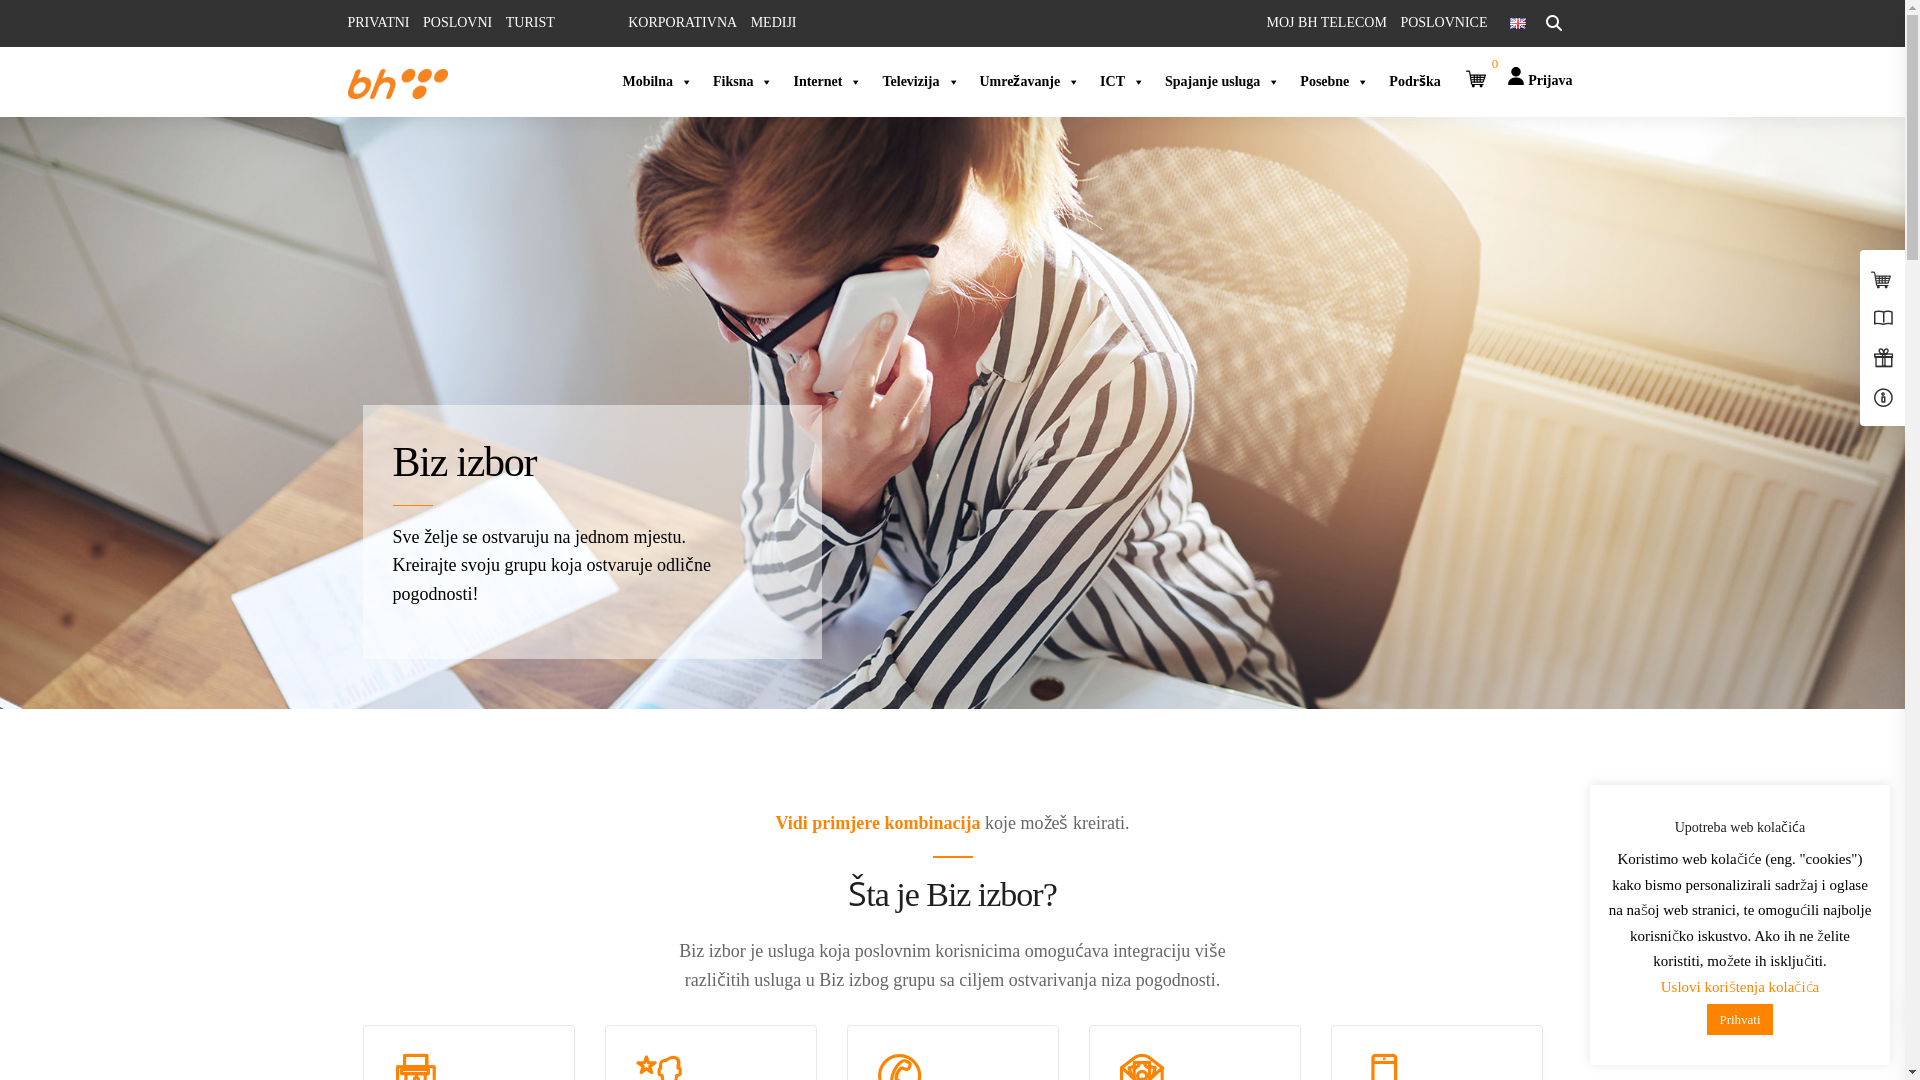 The width and height of the screenshot is (1920, 1080). I want to click on 'Uslovi akcija', so click(880, 857).